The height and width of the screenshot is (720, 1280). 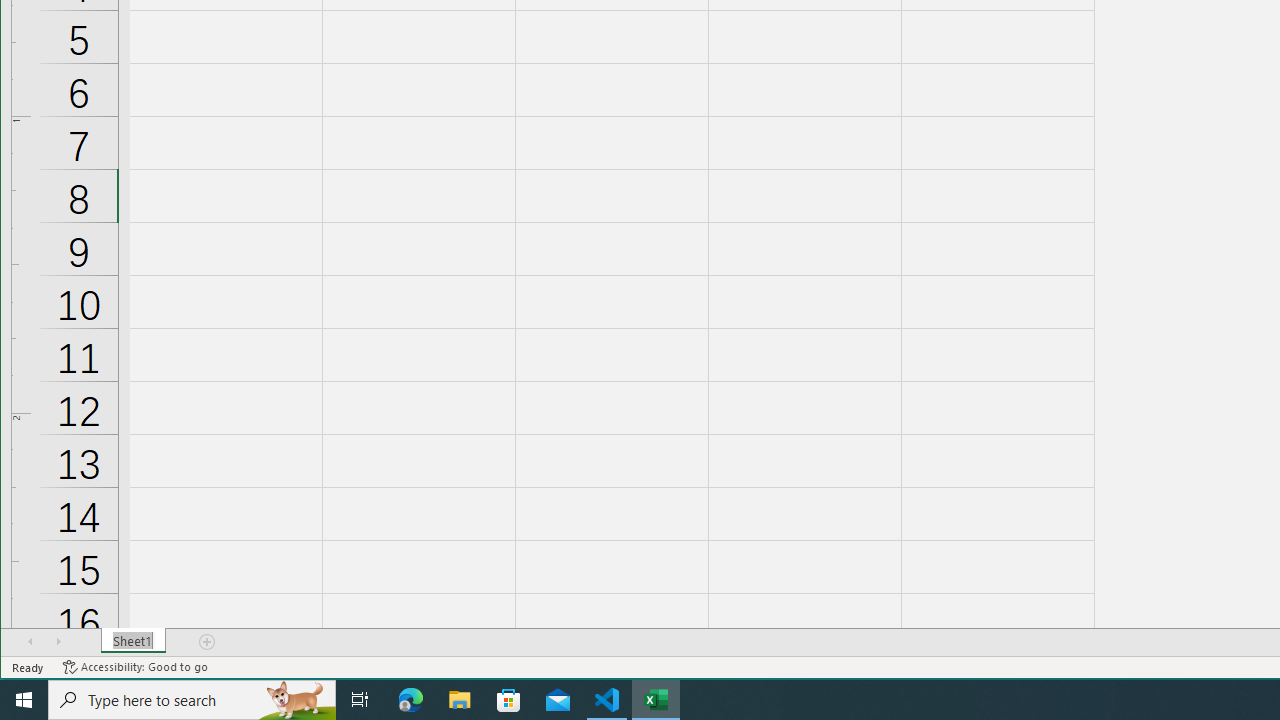 What do you see at coordinates (30, 641) in the screenshot?
I see `'Scroll Left'` at bounding box center [30, 641].